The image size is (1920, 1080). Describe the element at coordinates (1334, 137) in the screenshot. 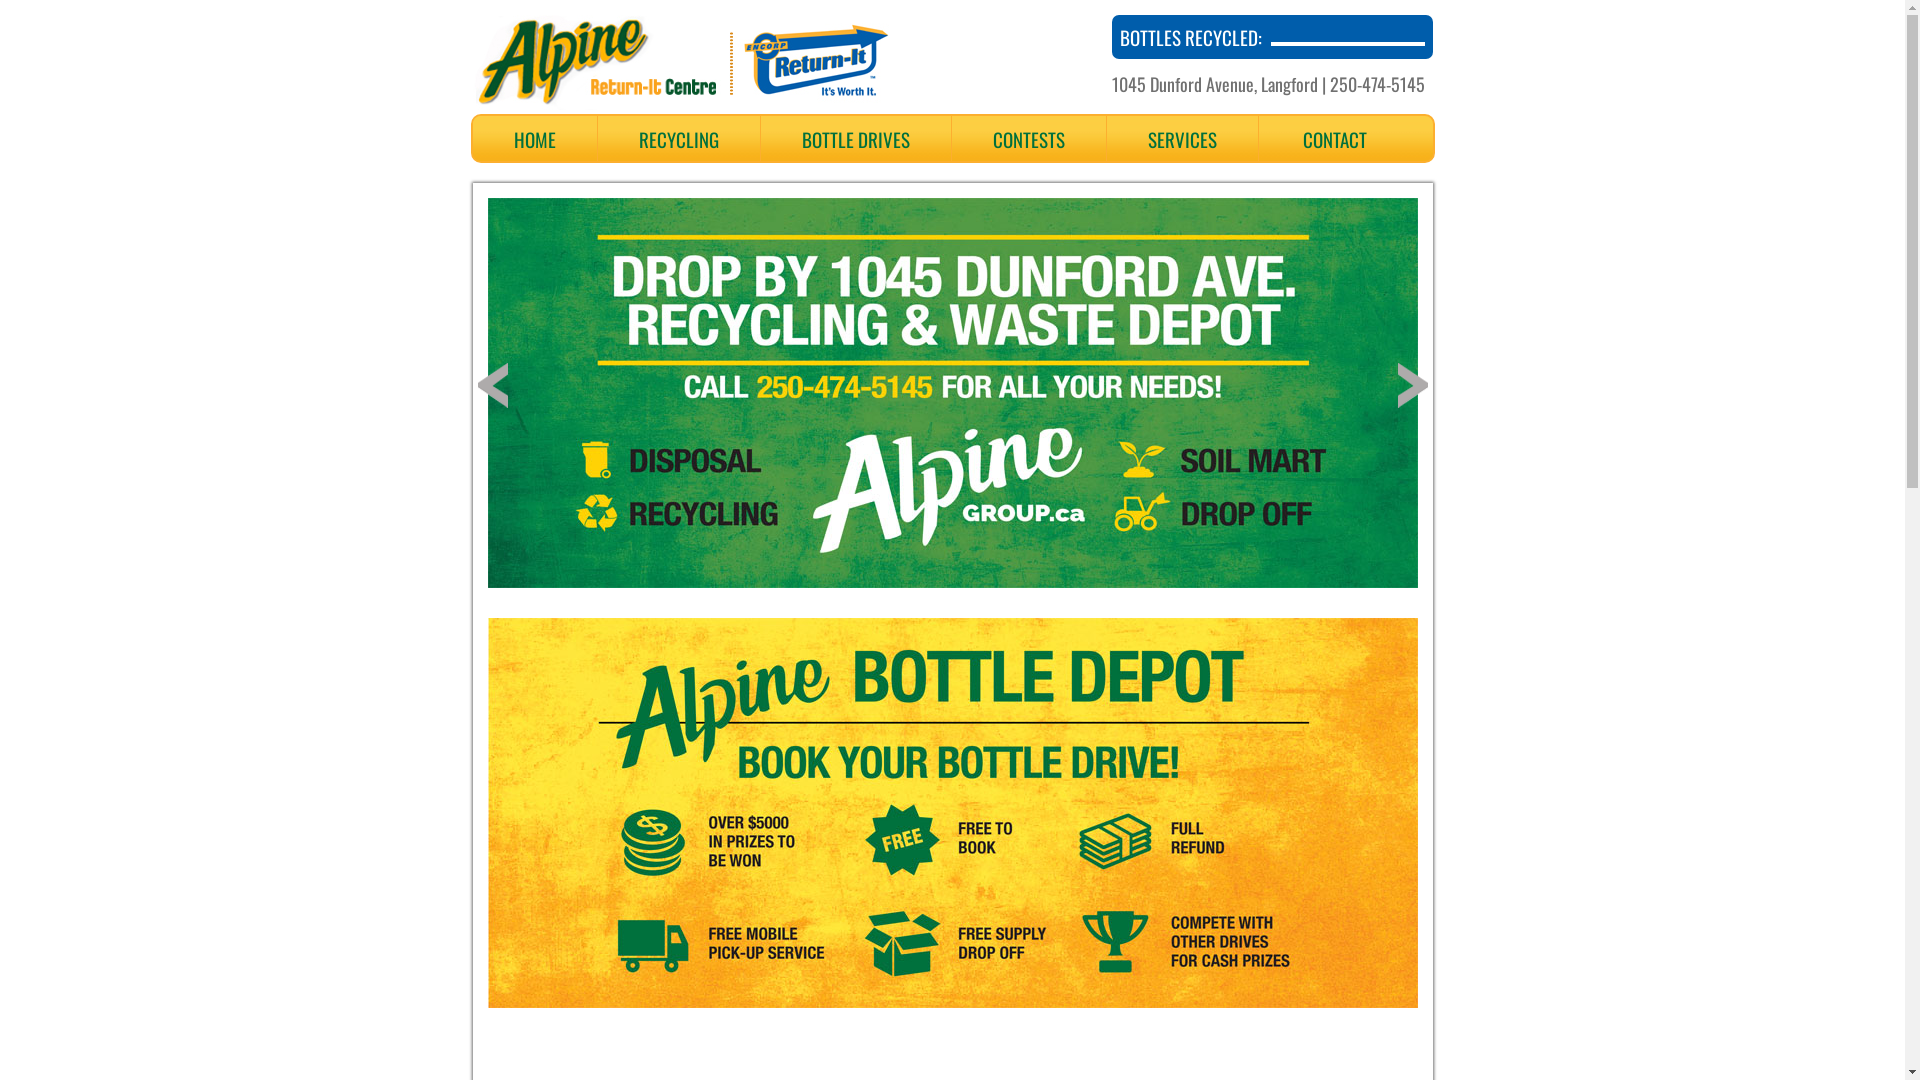

I see `'CONTACT'` at that location.